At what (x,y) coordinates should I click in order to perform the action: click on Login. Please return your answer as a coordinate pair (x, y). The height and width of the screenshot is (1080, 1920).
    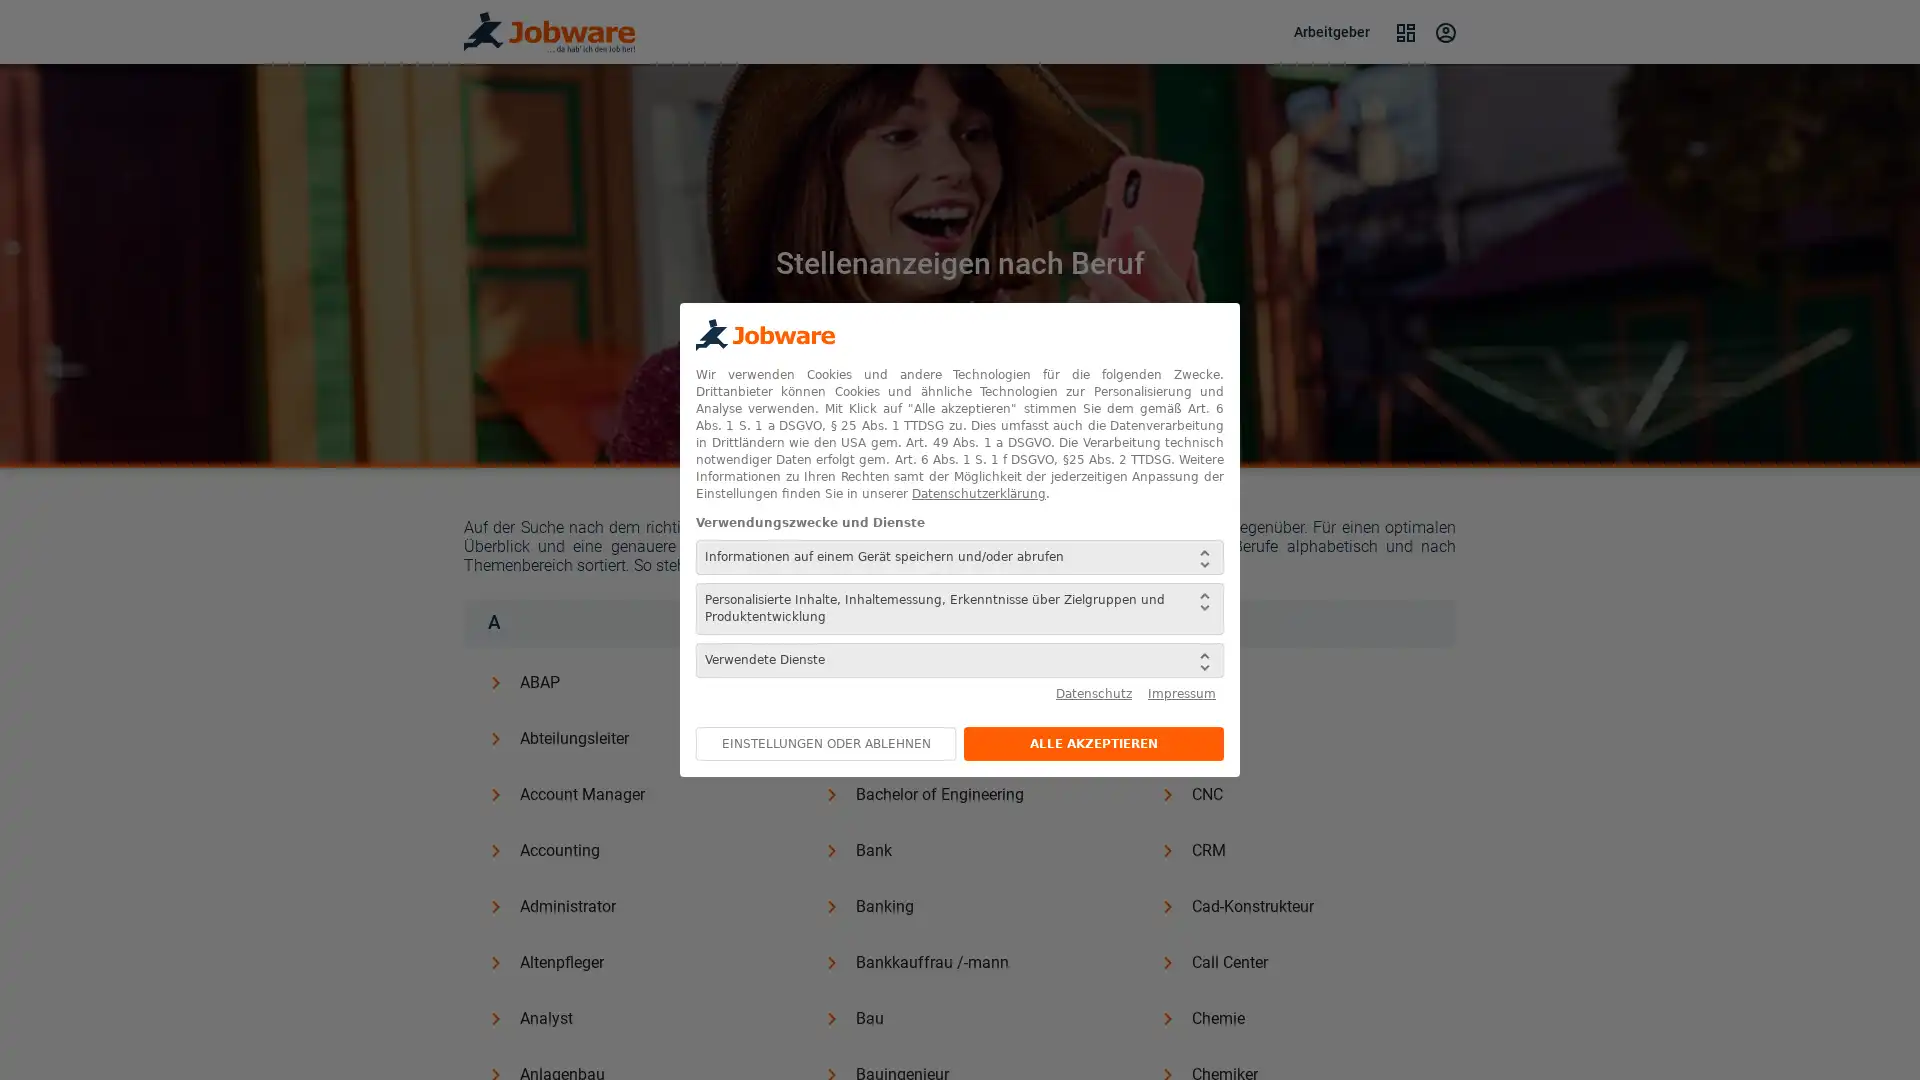
    Looking at the image, I should click on (1445, 31).